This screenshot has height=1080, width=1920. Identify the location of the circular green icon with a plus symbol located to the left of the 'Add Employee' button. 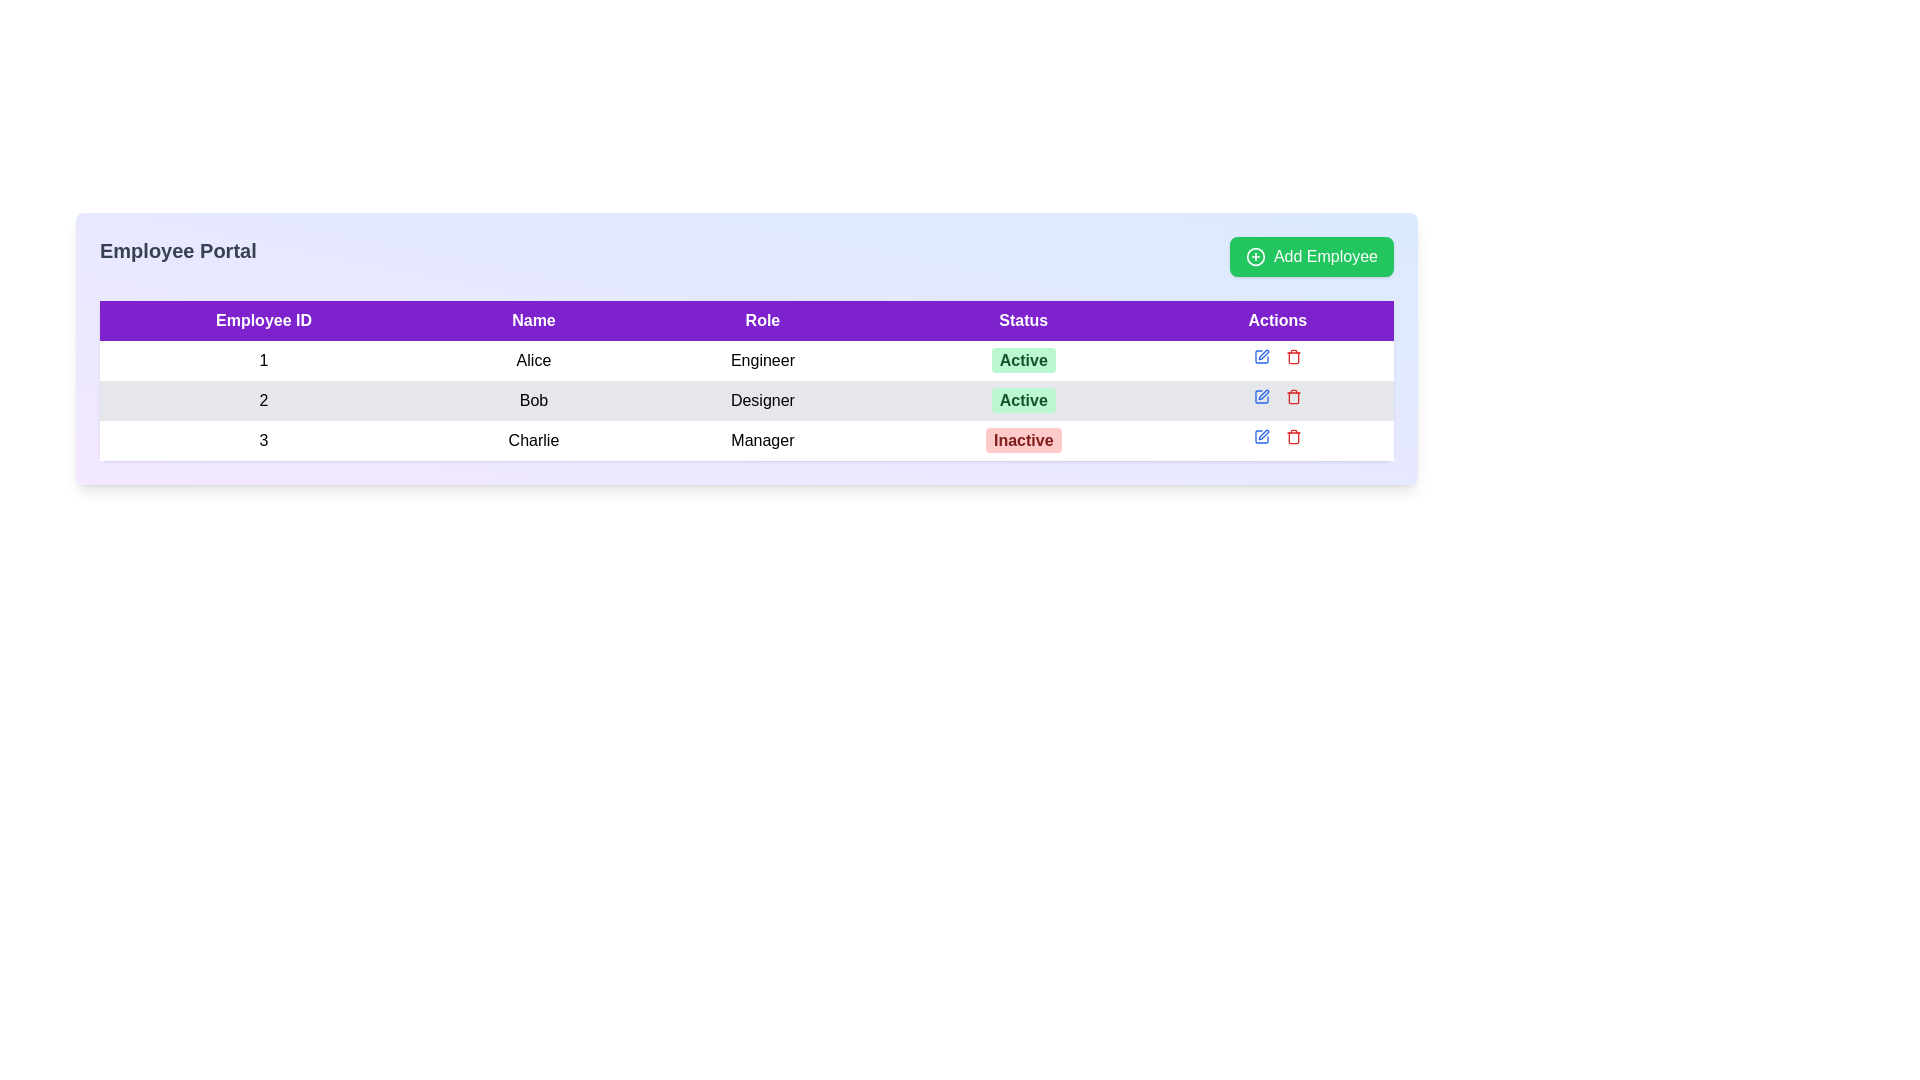
(1254, 256).